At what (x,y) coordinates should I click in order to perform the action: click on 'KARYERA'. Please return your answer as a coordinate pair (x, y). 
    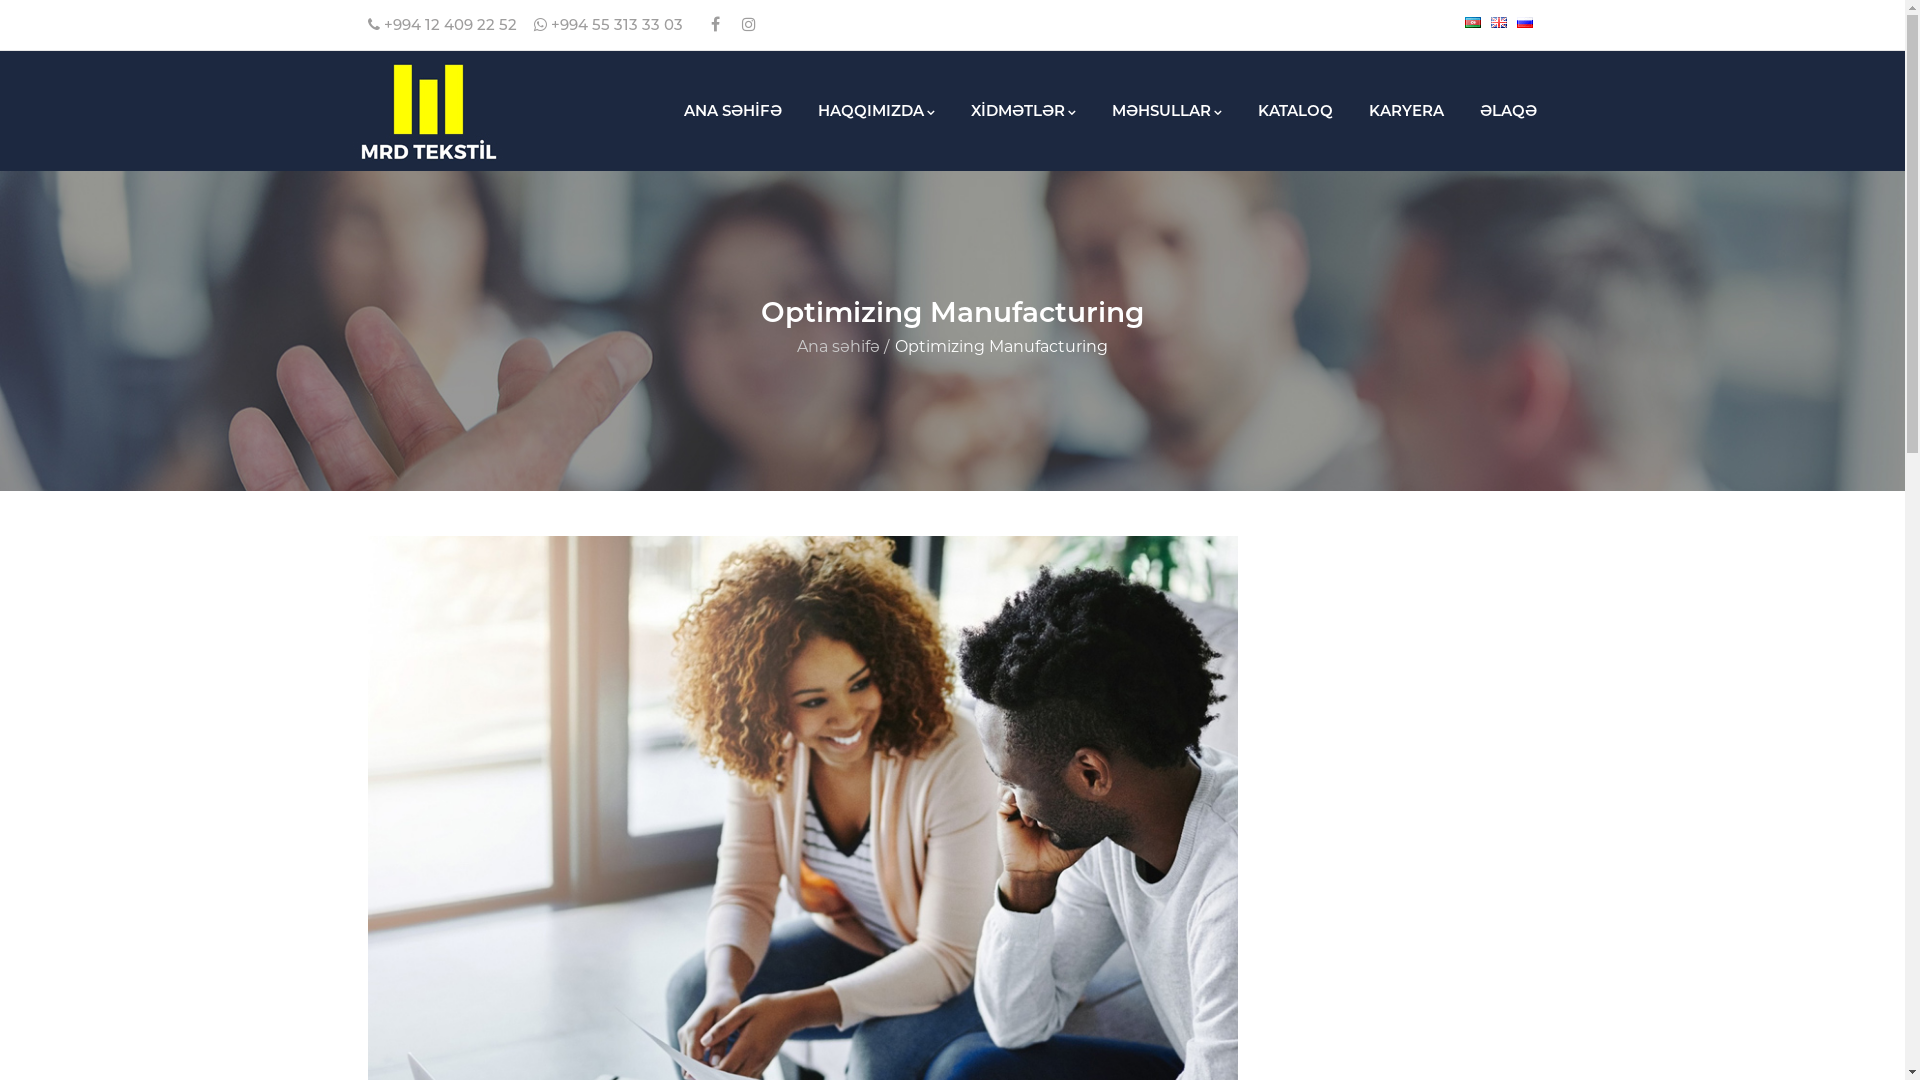
    Looking at the image, I should click on (1405, 111).